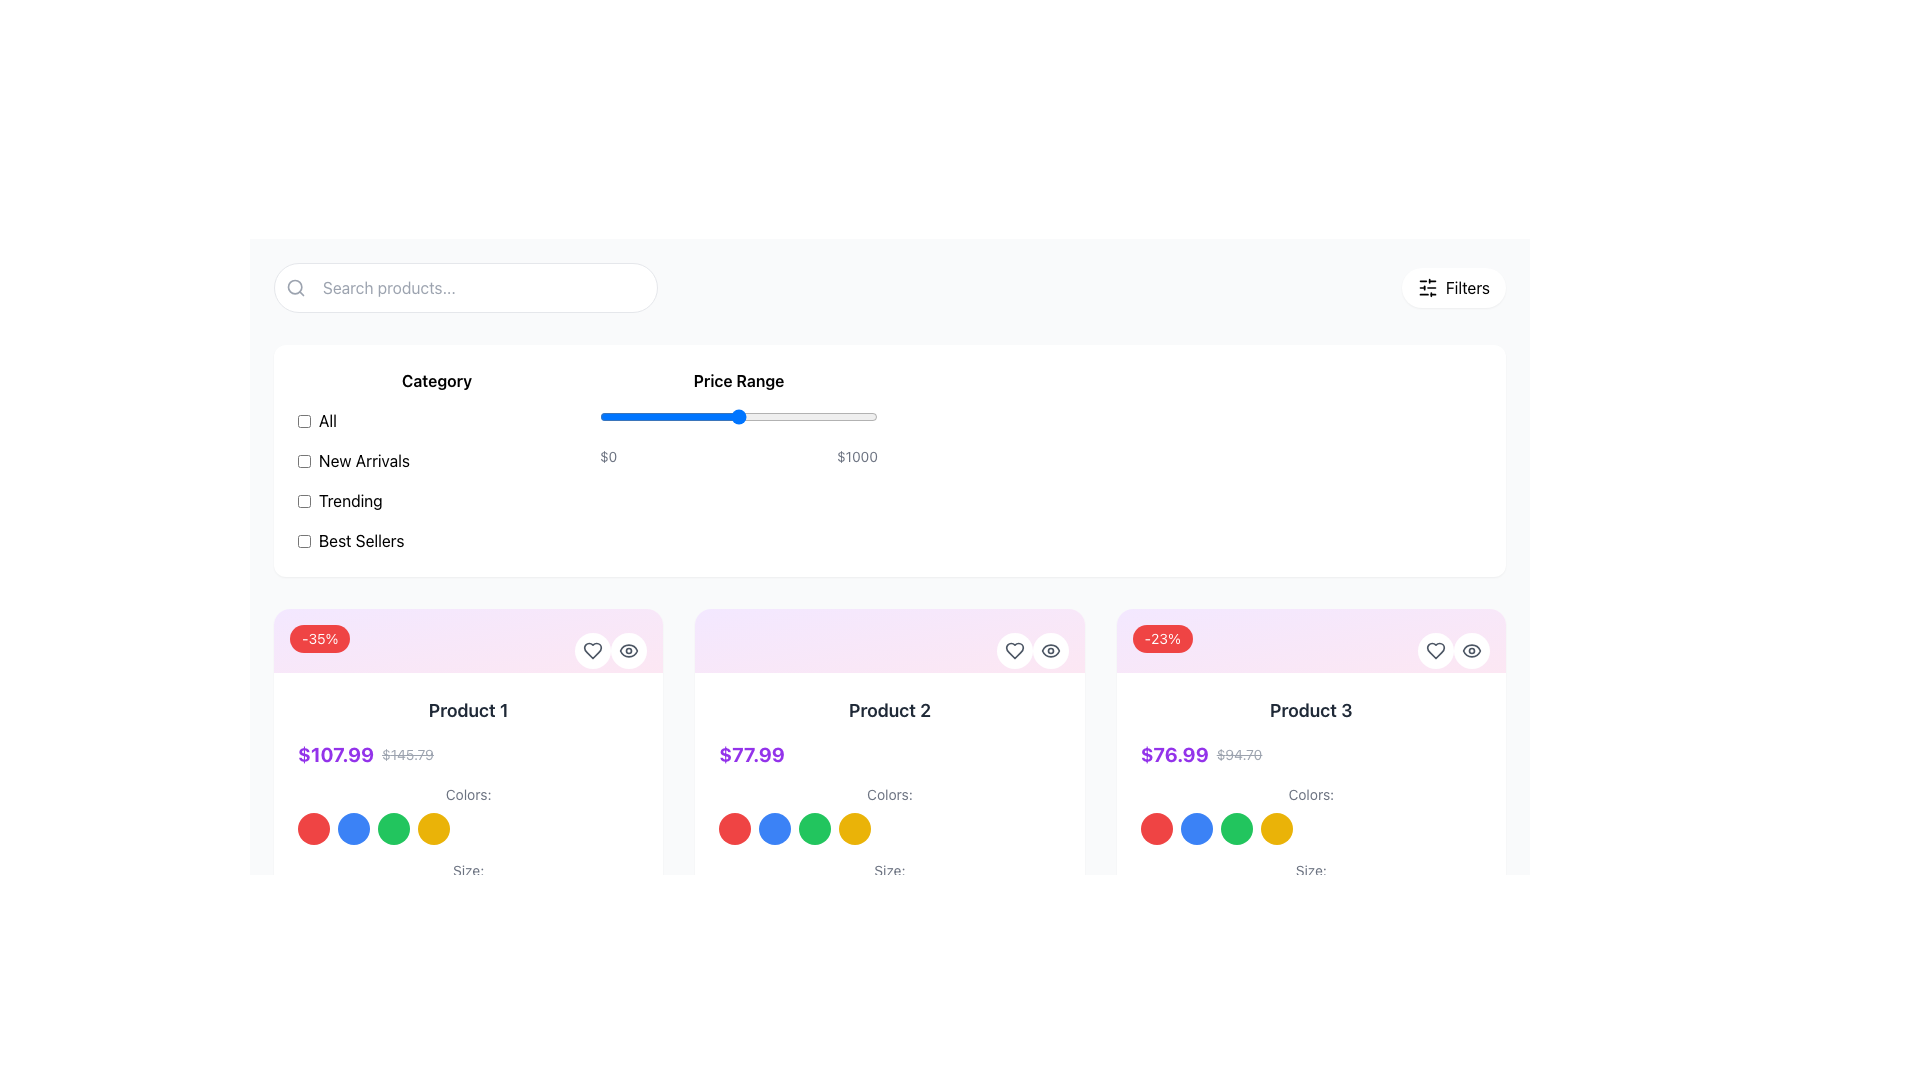  Describe the element at coordinates (628, 415) in the screenshot. I see `the price range` at that location.